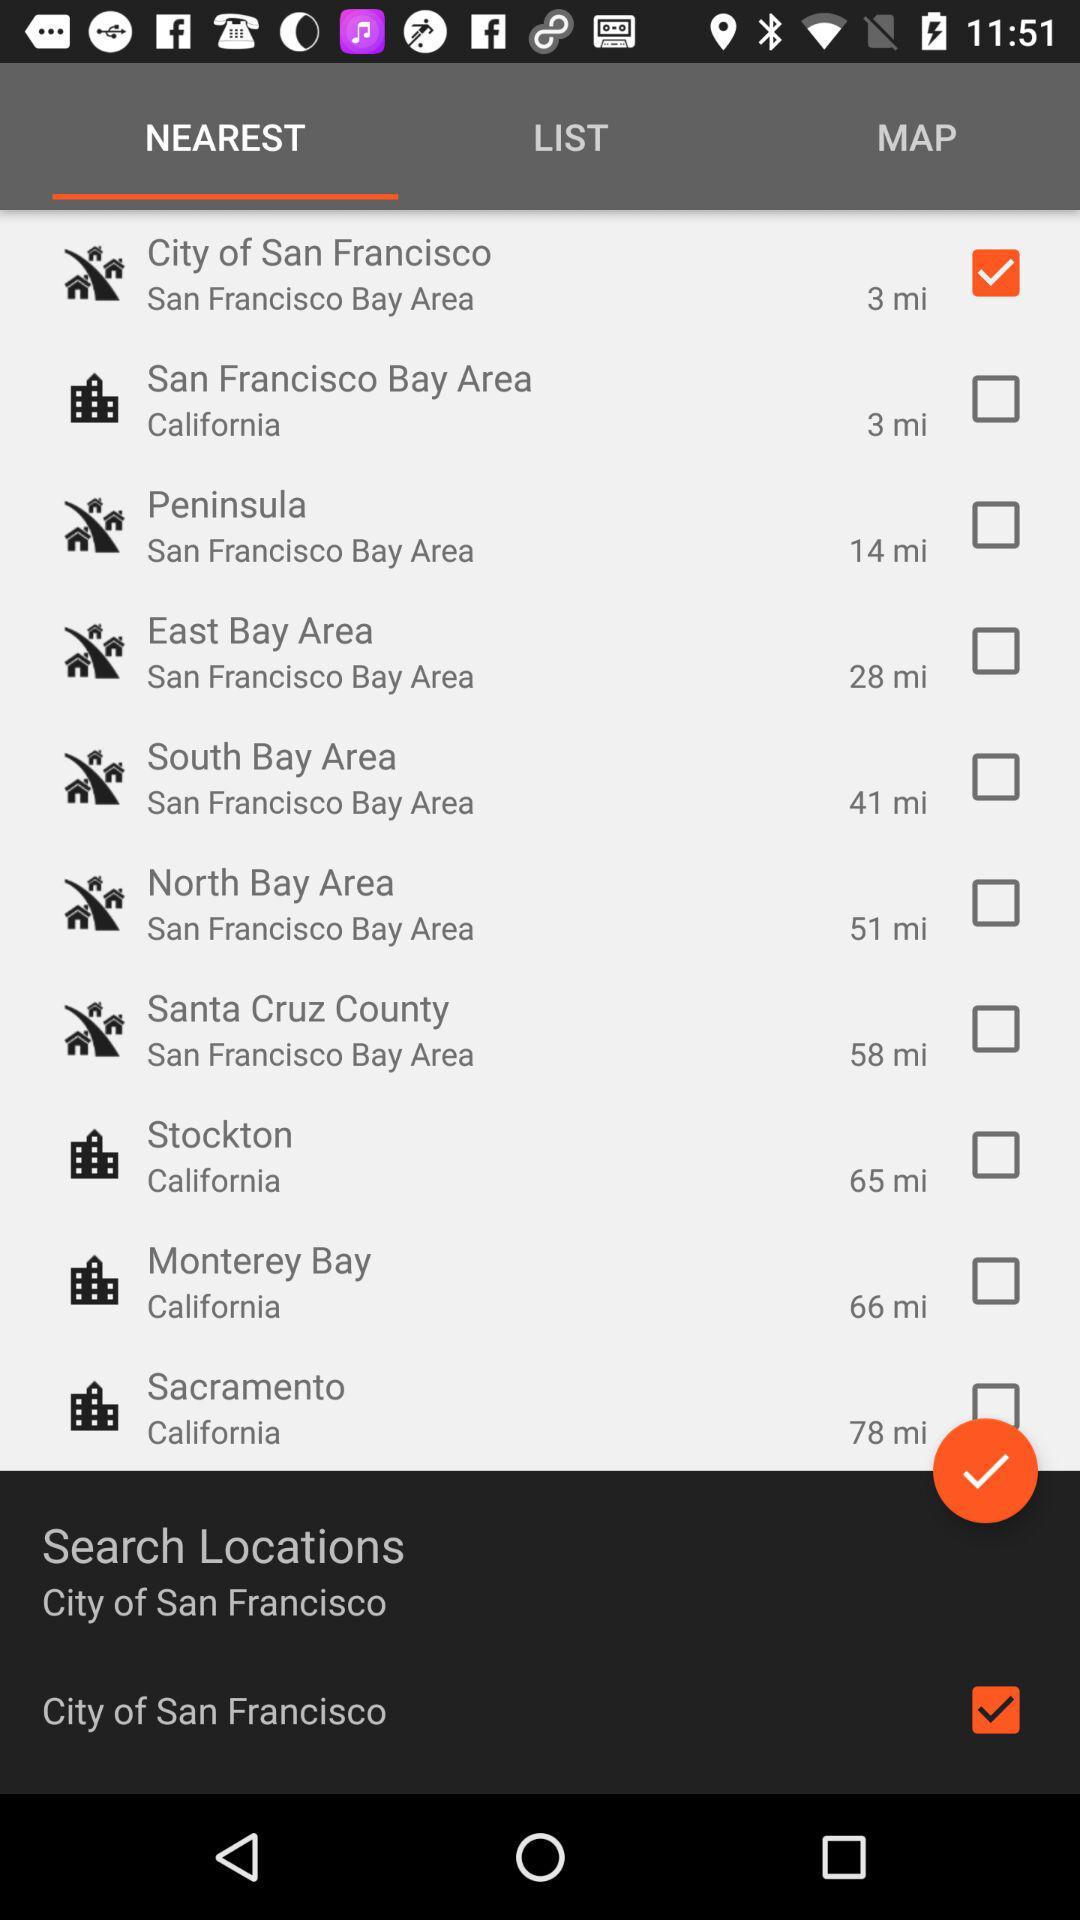 This screenshot has width=1080, height=1920. What do you see at coordinates (995, 1028) in the screenshot?
I see `mark the location` at bounding box center [995, 1028].